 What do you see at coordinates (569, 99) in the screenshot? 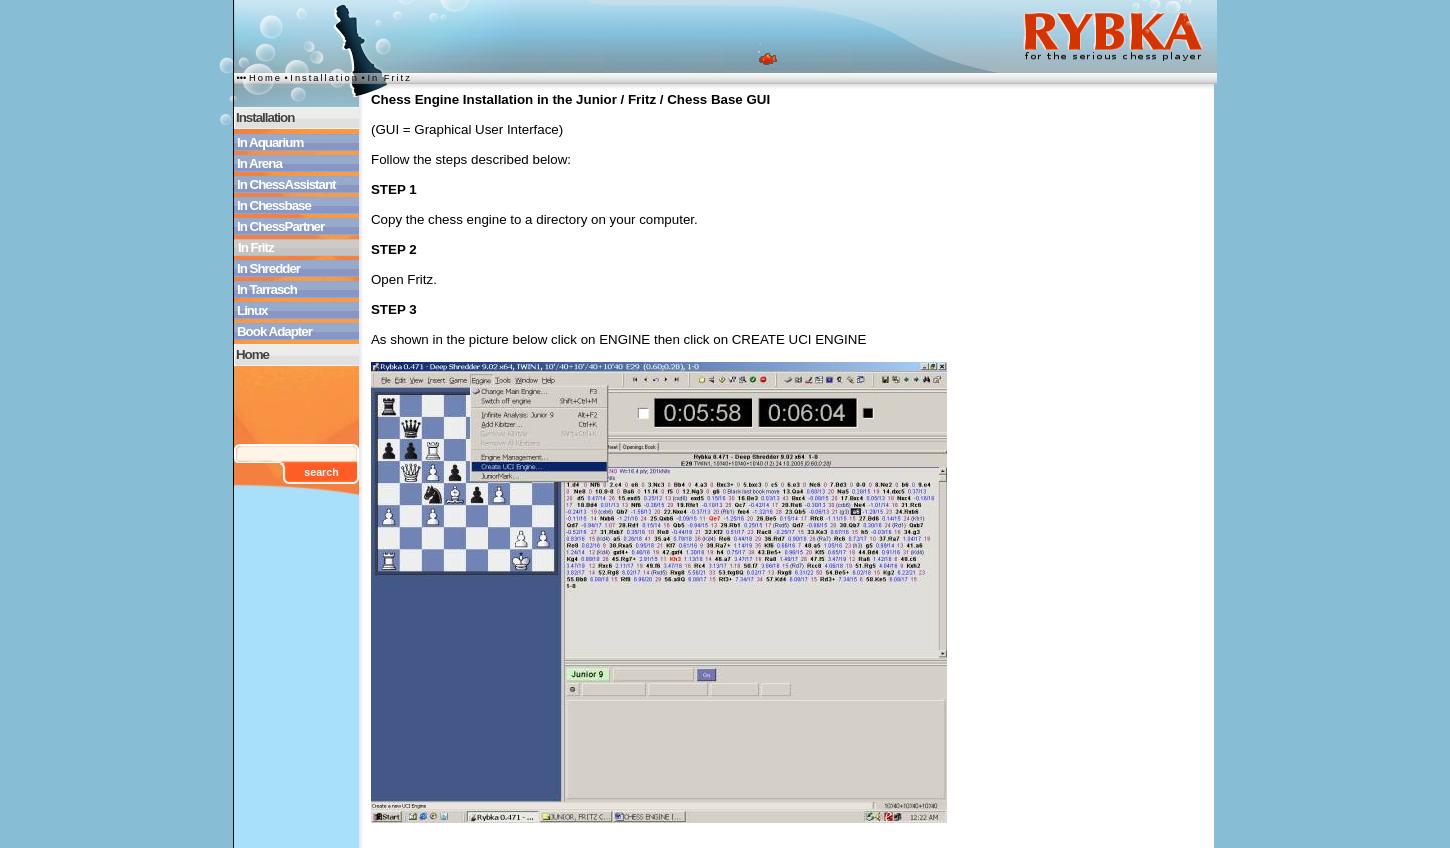
I see `'Chess Engine Installation in the Junior / Fritz / Chess Base GUI'` at bounding box center [569, 99].